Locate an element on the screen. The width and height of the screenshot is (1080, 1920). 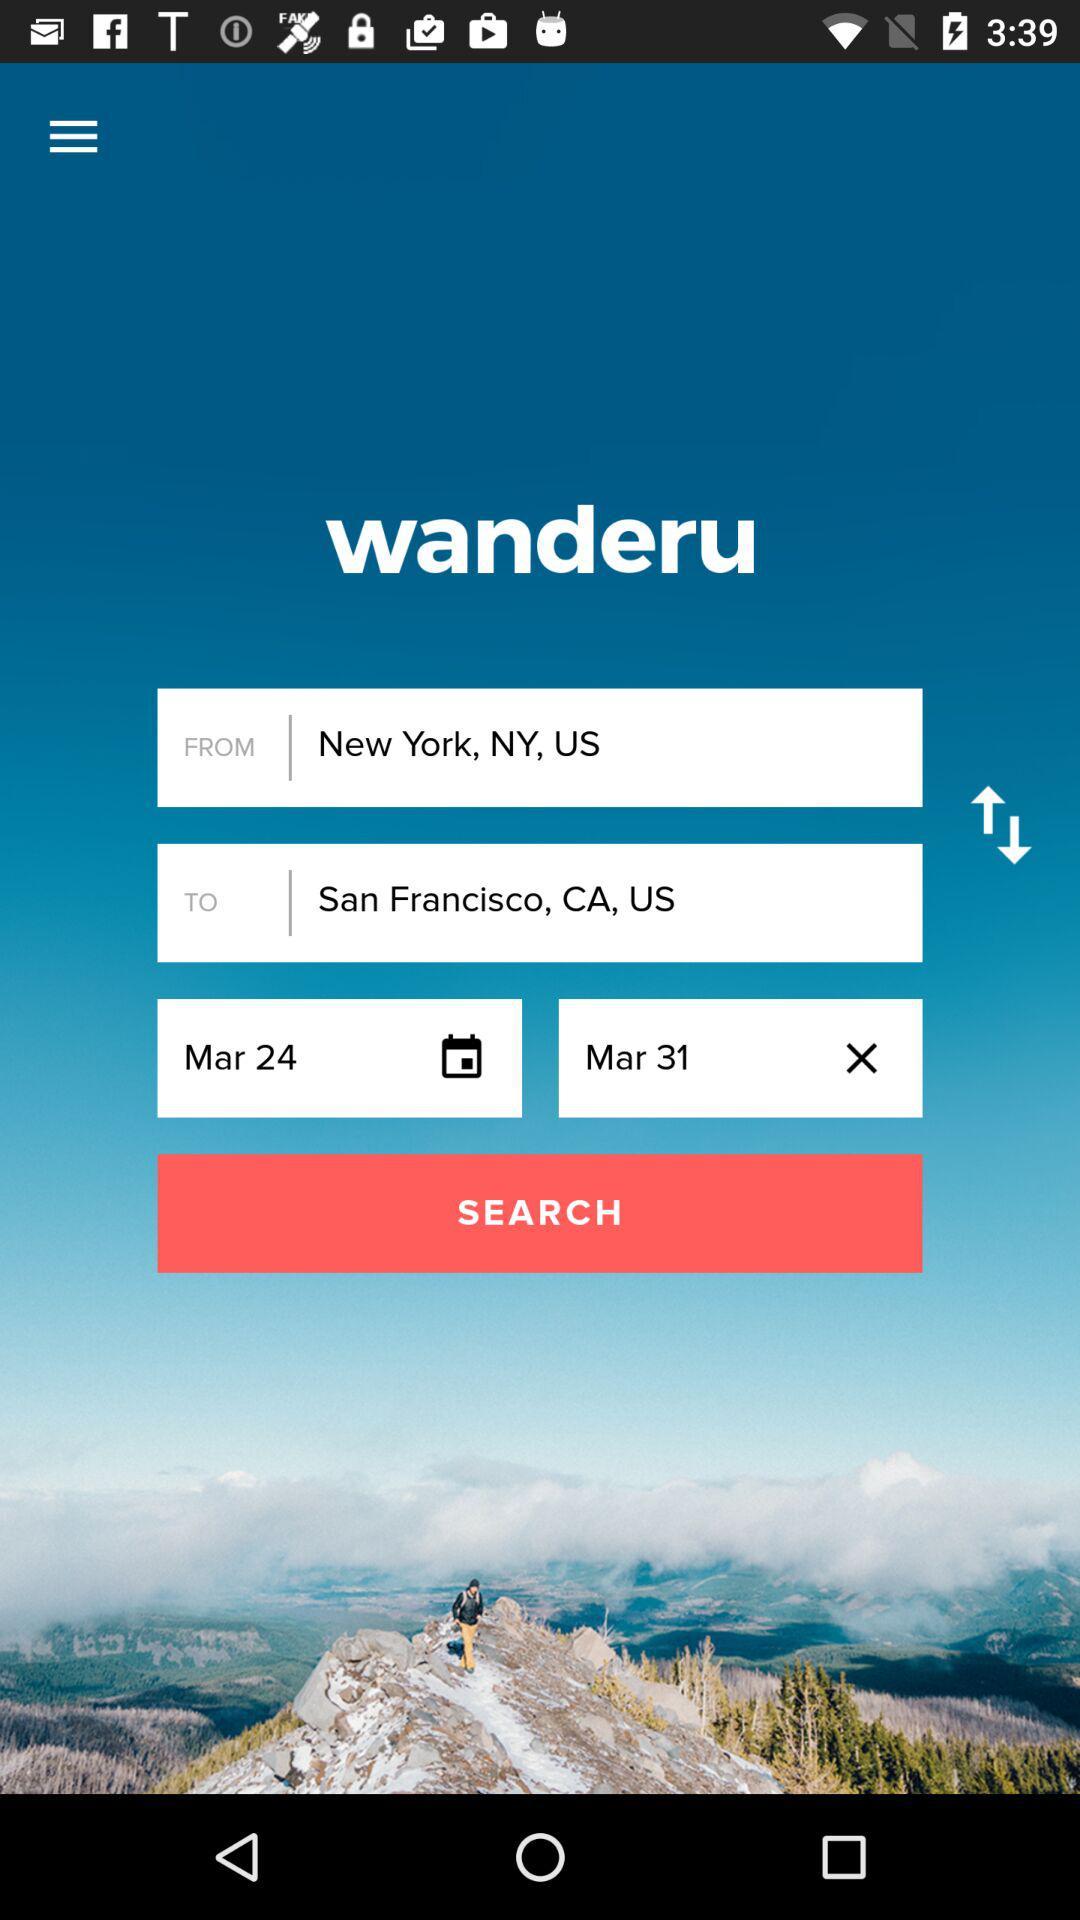
exchange cities is located at coordinates (1001, 825).